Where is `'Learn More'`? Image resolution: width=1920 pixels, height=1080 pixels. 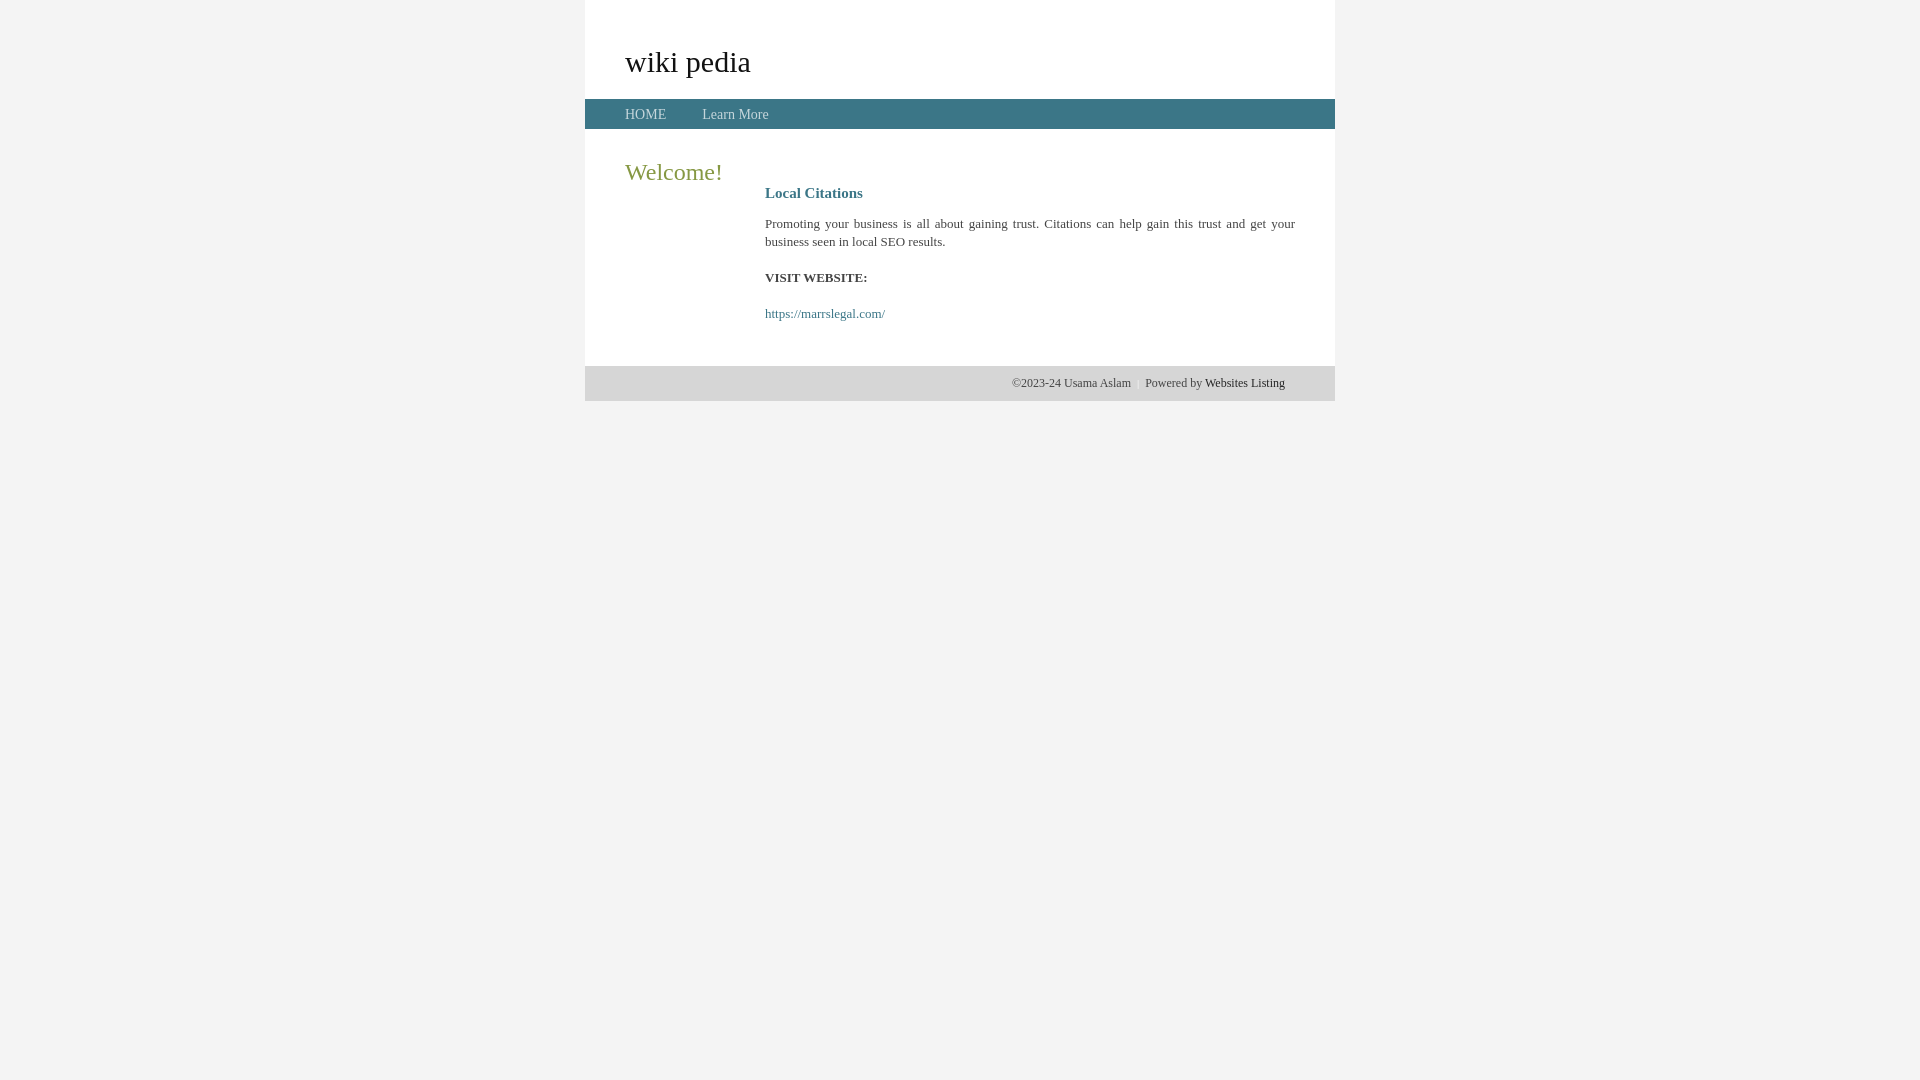
'Learn More' is located at coordinates (733, 114).